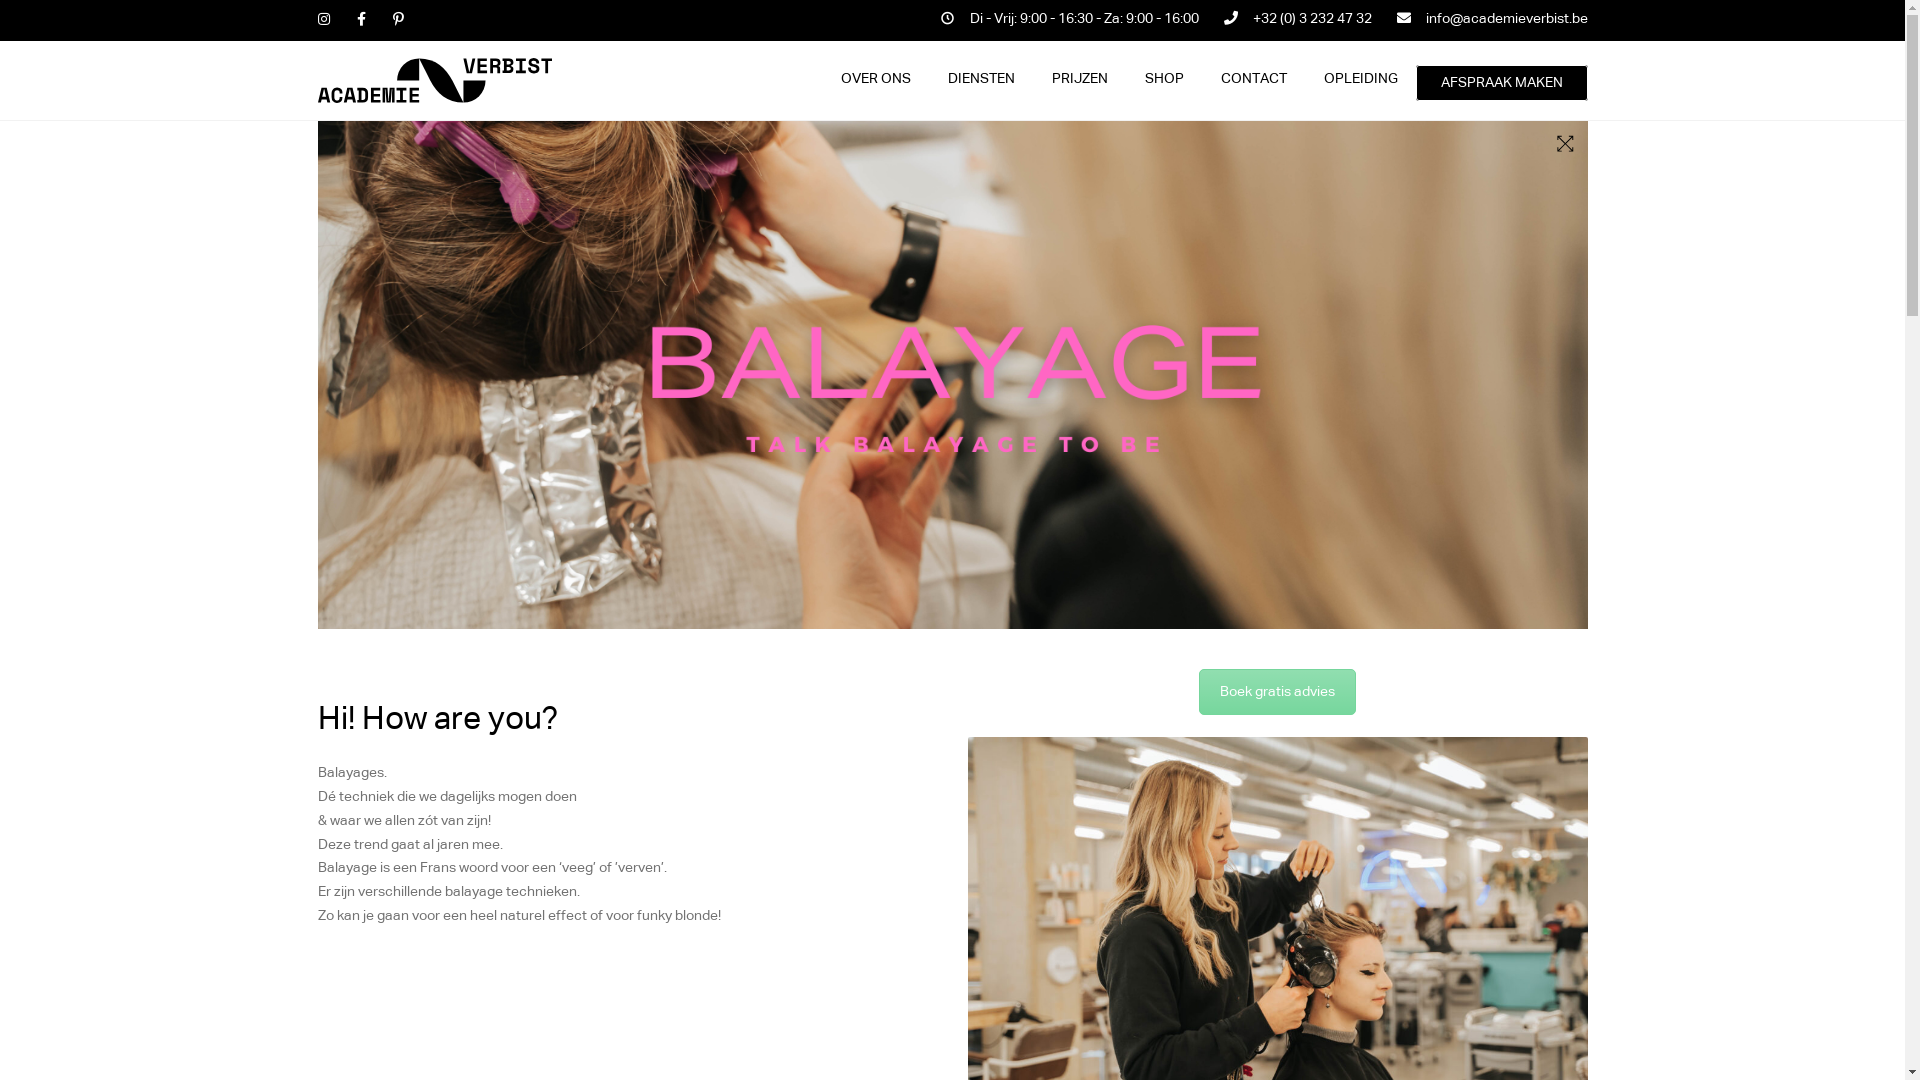 The image size is (1920, 1080). I want to click on 'PRIJZEN', so click(1079, 79).